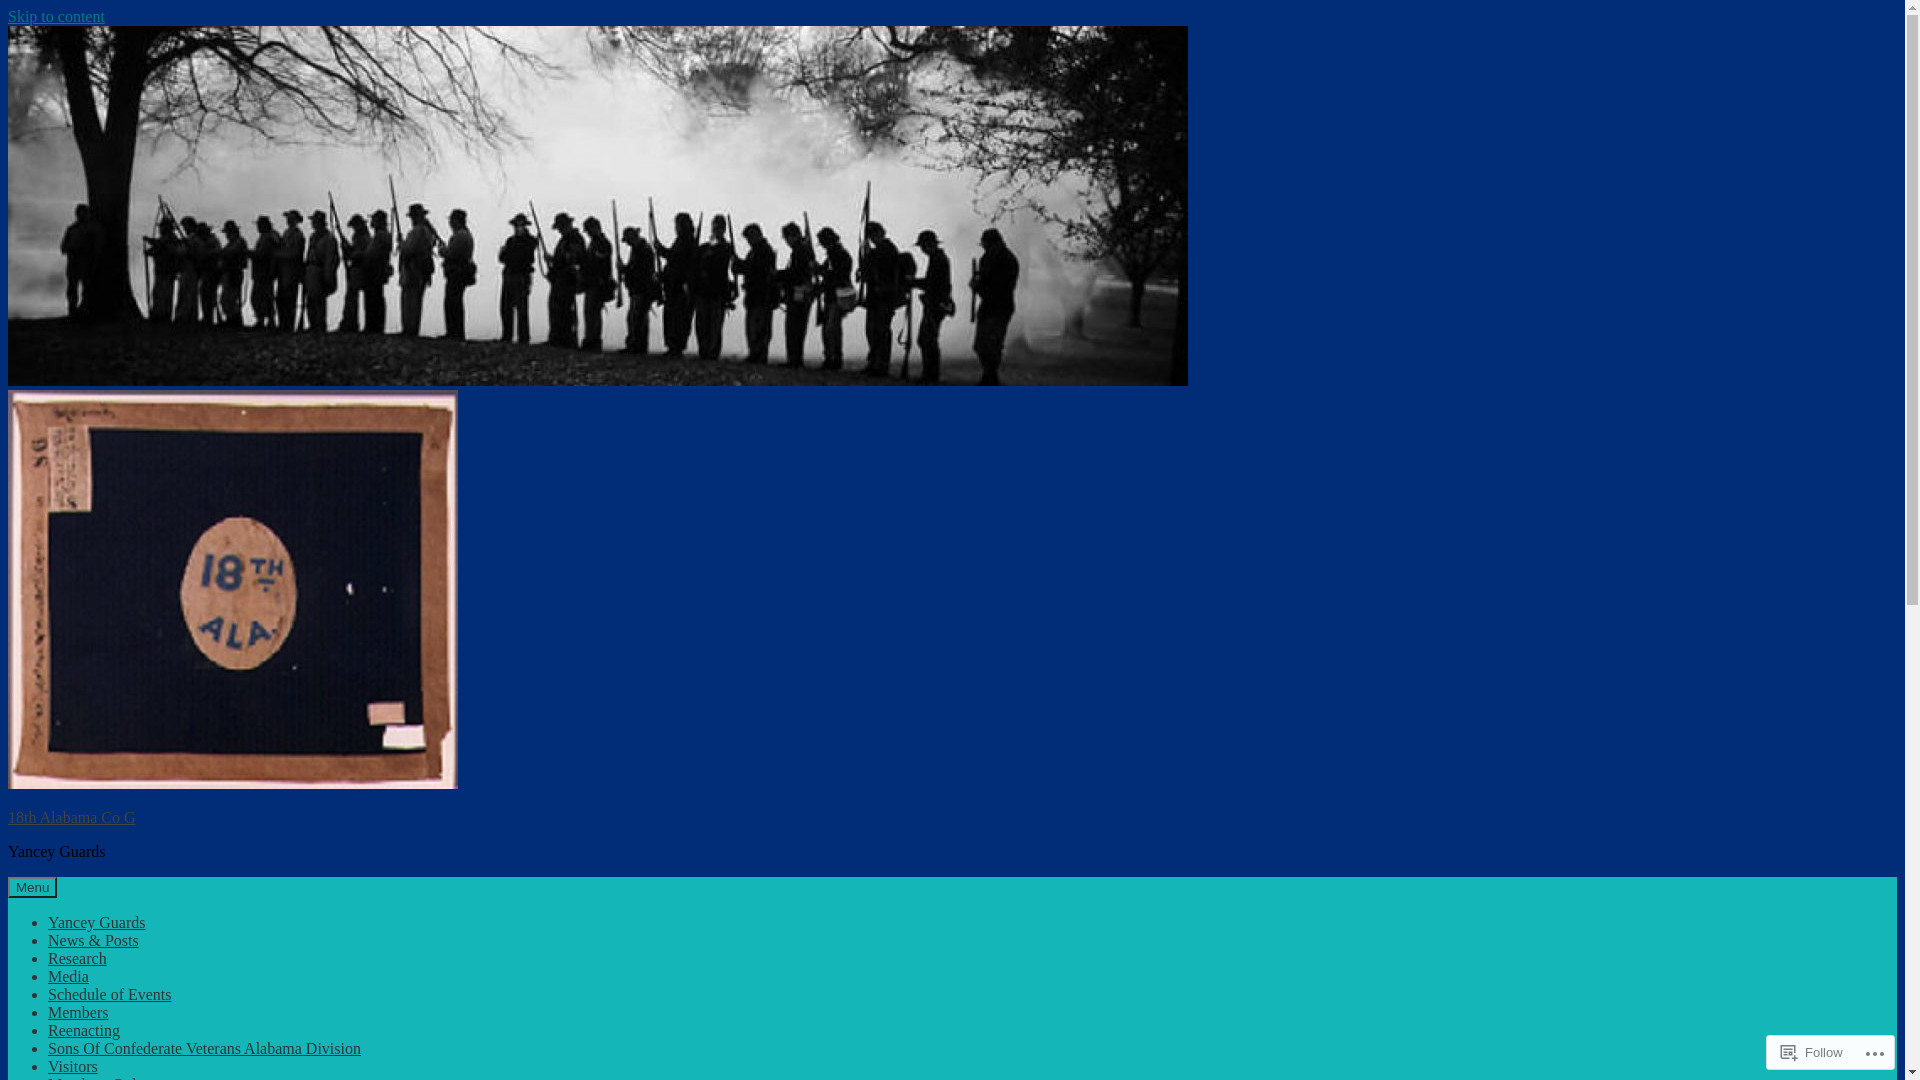 This screenshot has width=1920, height=1080. I want to click on 'Menu', so click(32, 886).